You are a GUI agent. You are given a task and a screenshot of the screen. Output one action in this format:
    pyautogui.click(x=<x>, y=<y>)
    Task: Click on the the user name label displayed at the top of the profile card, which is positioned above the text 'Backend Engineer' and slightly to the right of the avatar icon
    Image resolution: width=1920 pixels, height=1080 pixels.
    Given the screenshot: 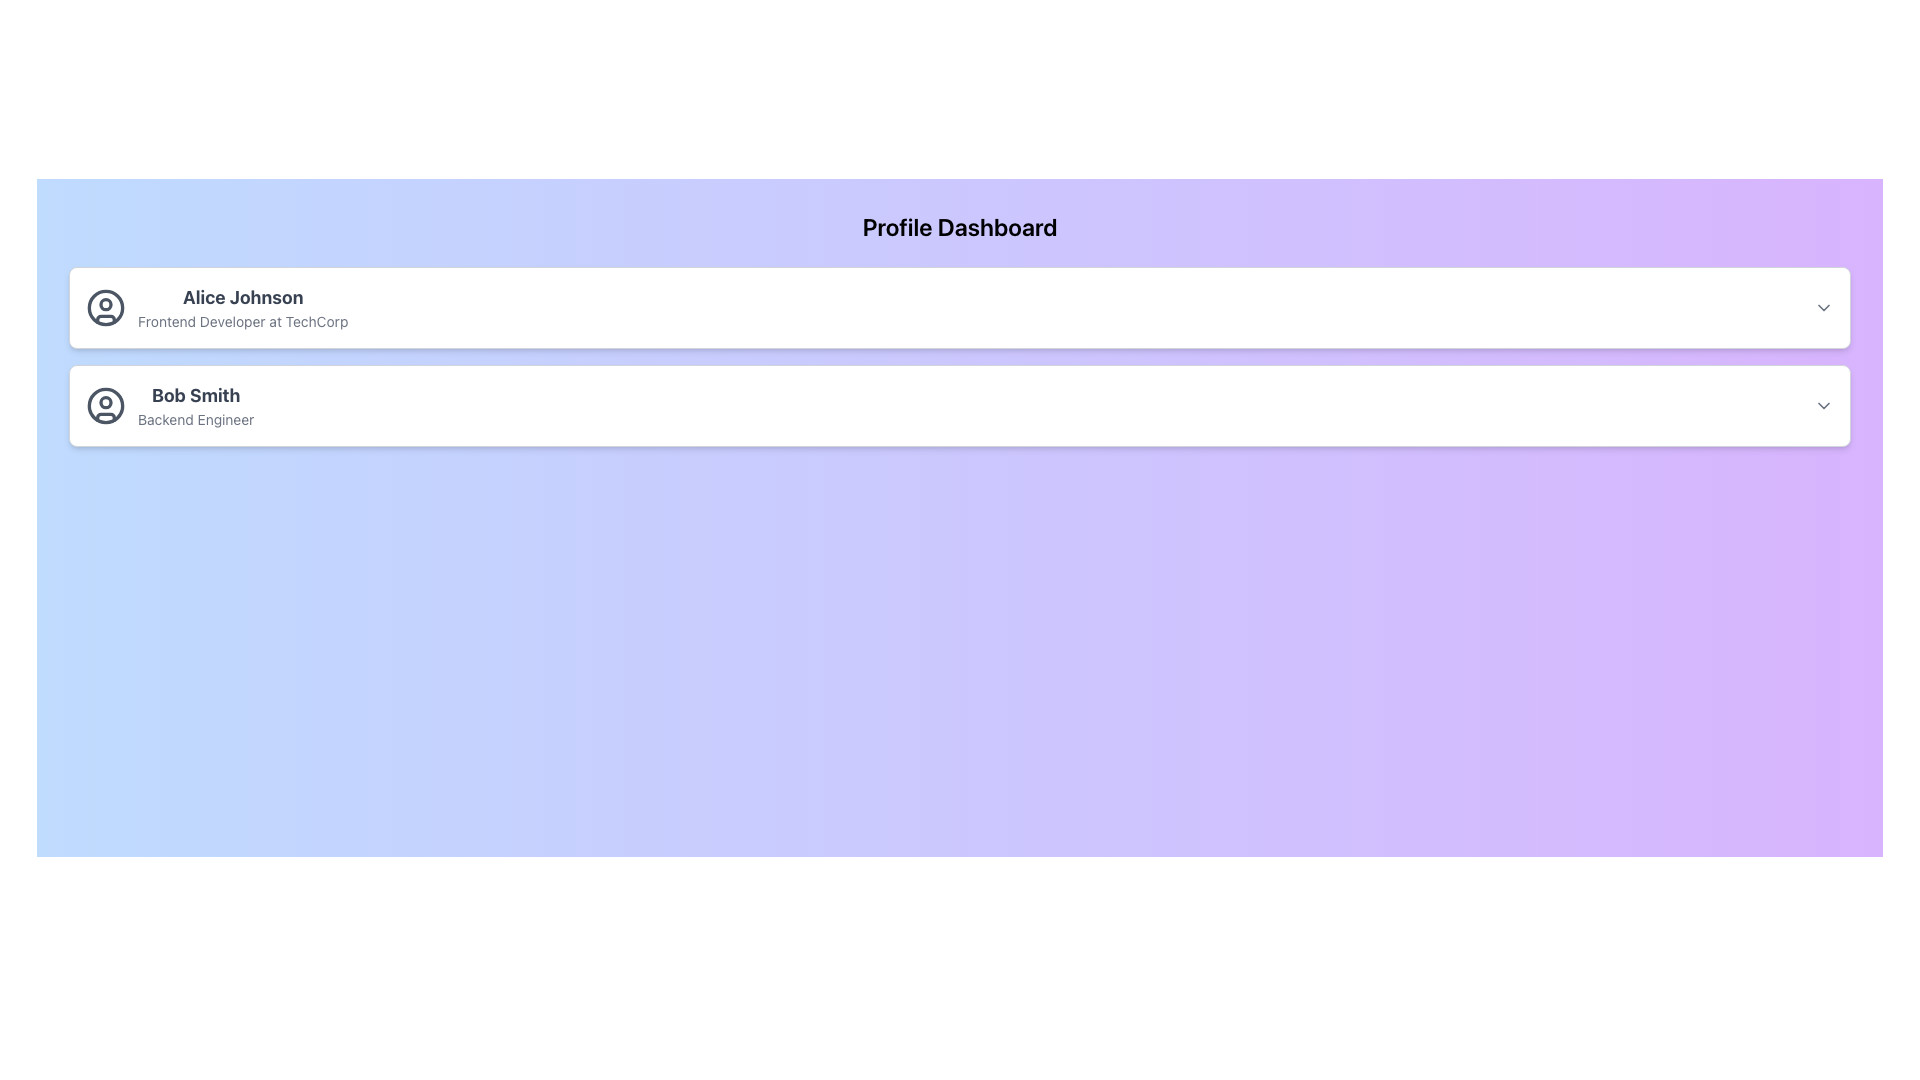 What is the action you would take?
    pyautogui.click(x=196, y=396)
    